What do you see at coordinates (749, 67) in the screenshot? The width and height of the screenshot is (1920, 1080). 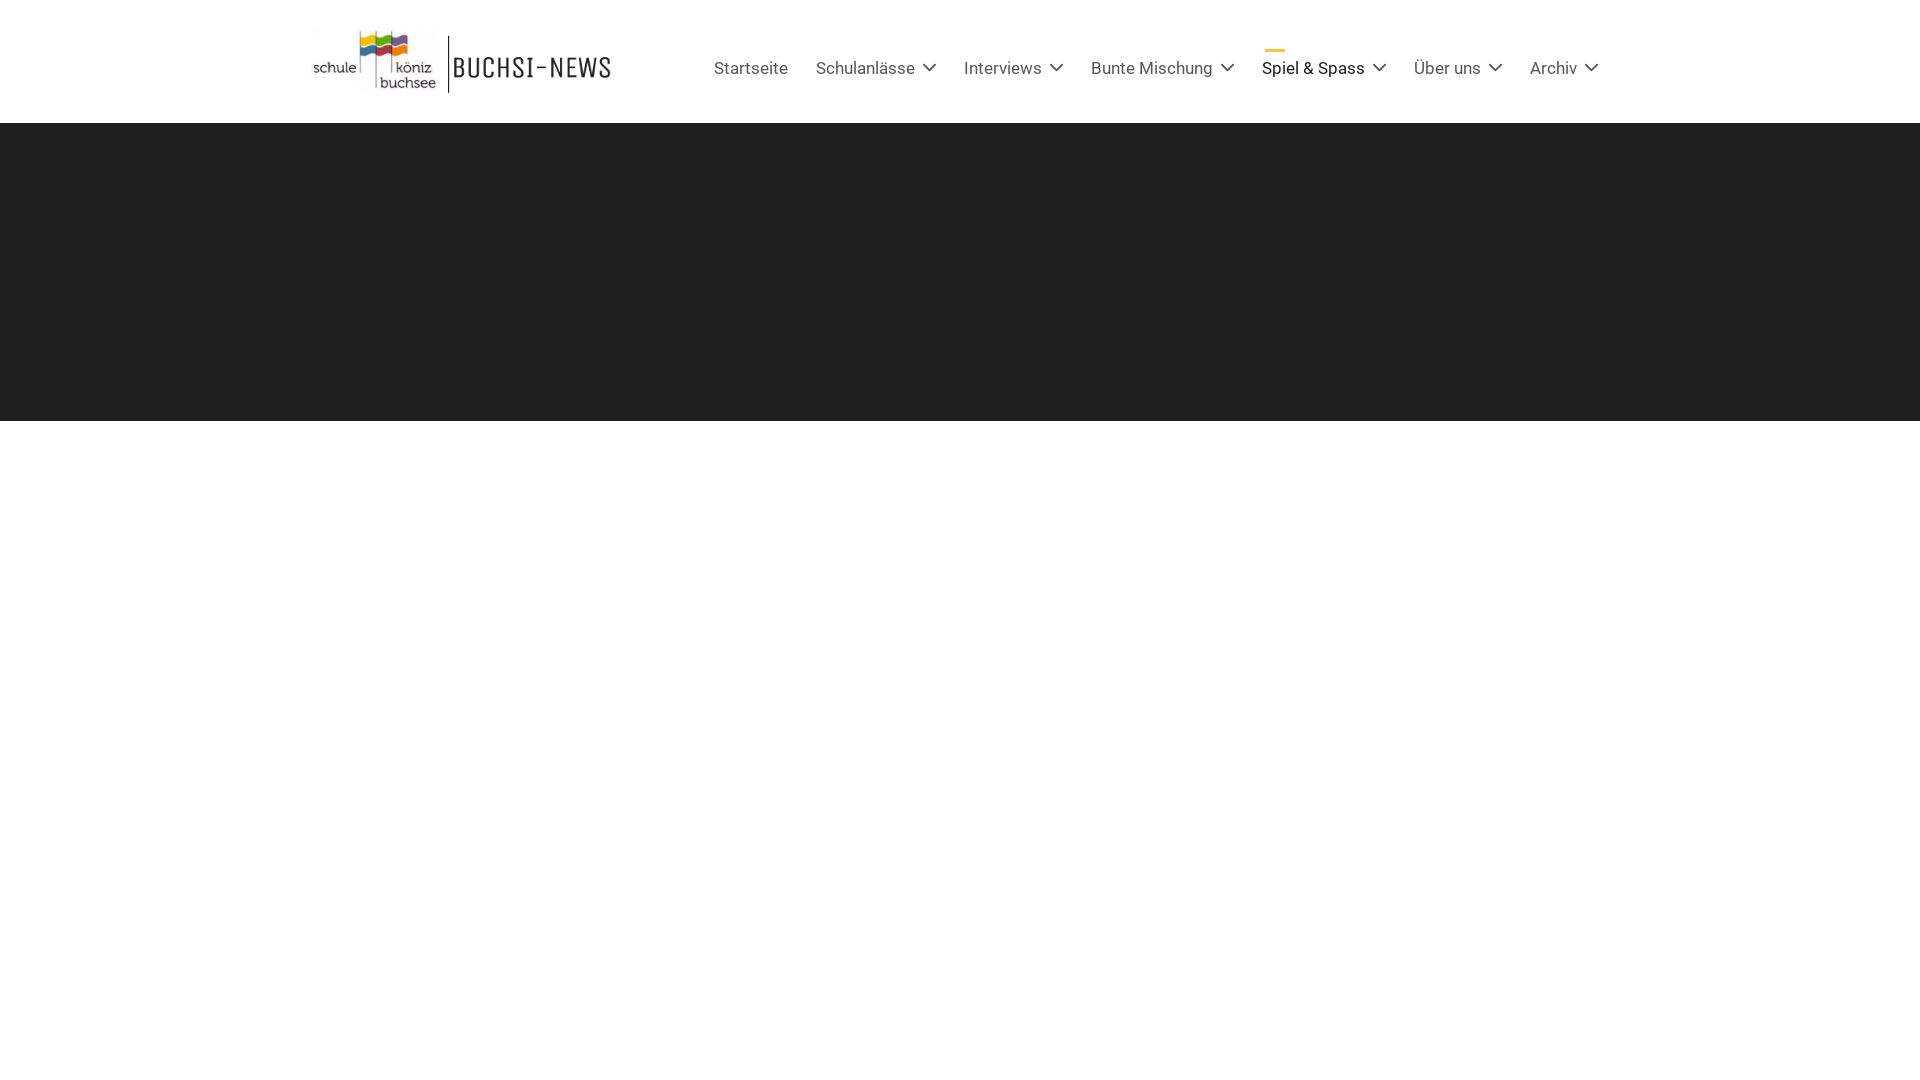 I see `'Startseite'` at bounding box center [749, 67].